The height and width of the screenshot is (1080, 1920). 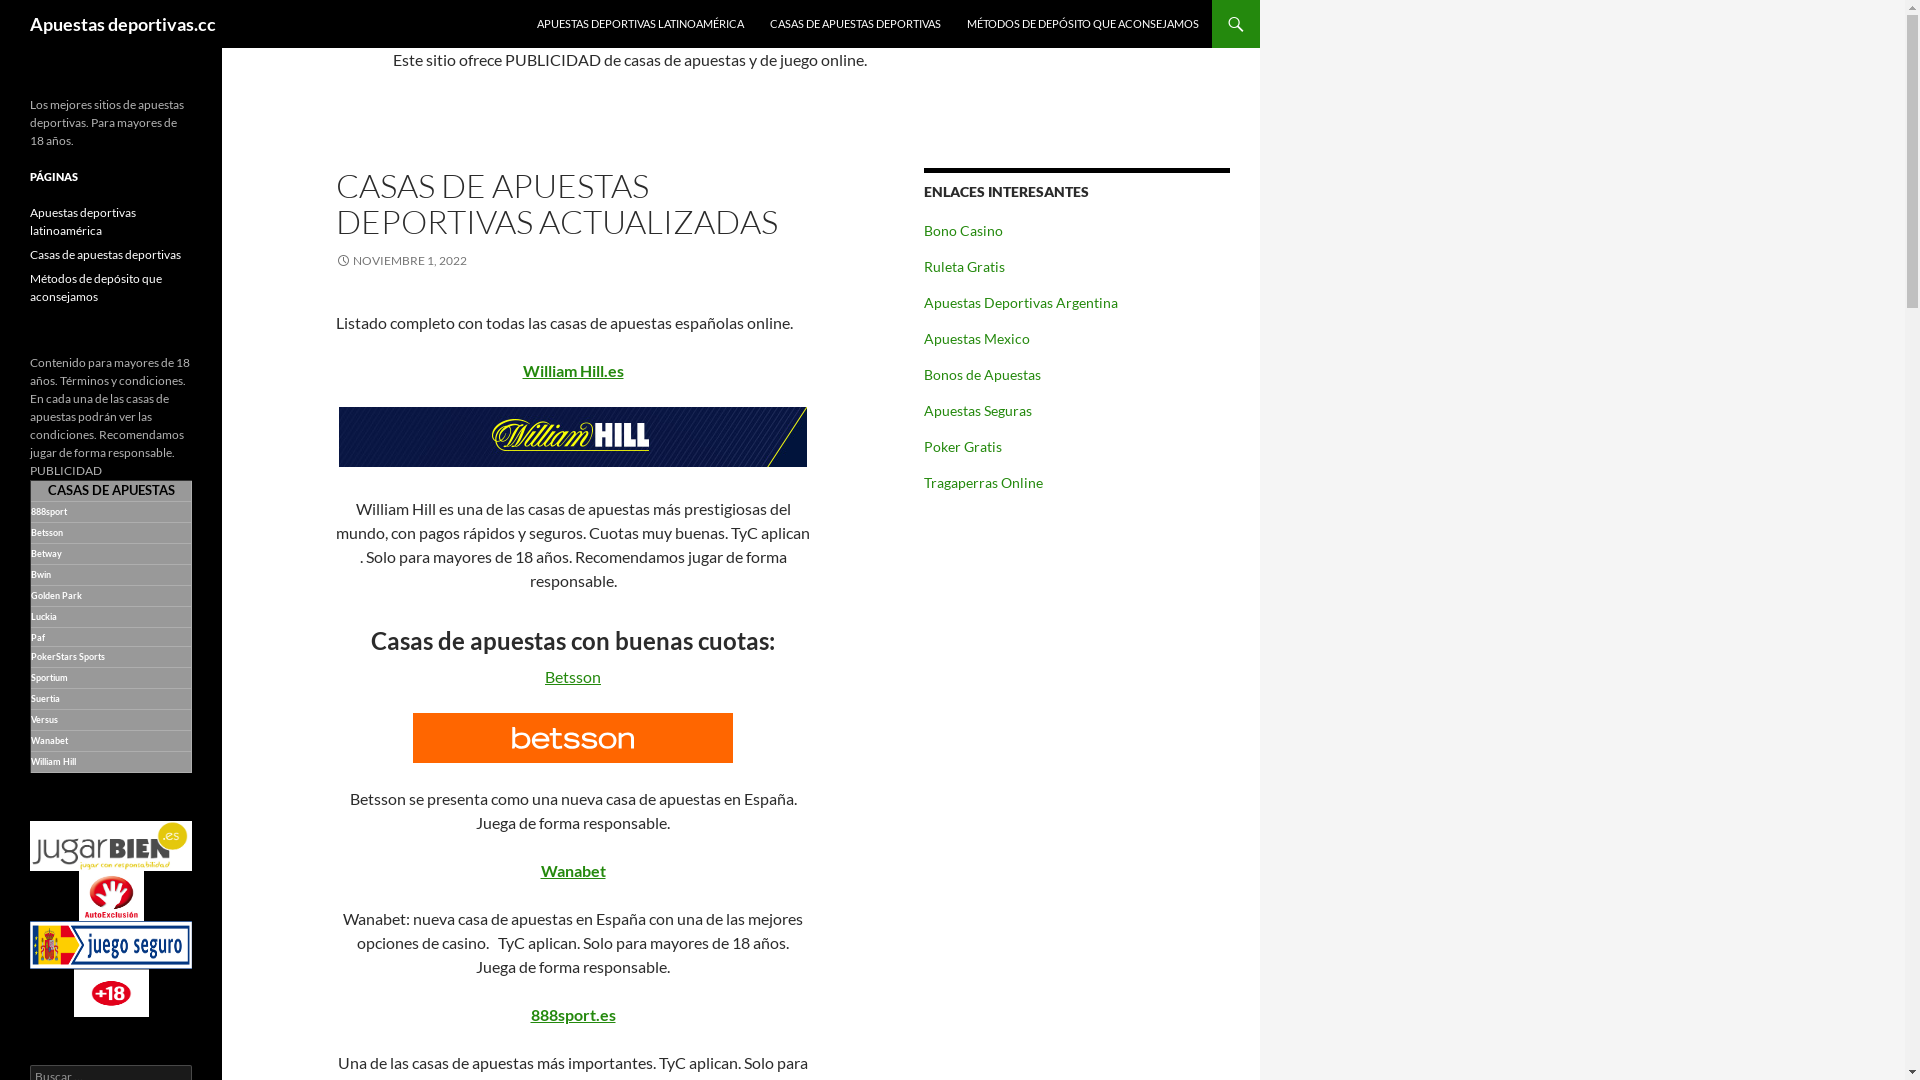 I want to click on 'Sportium', so click(x=30, y=676).